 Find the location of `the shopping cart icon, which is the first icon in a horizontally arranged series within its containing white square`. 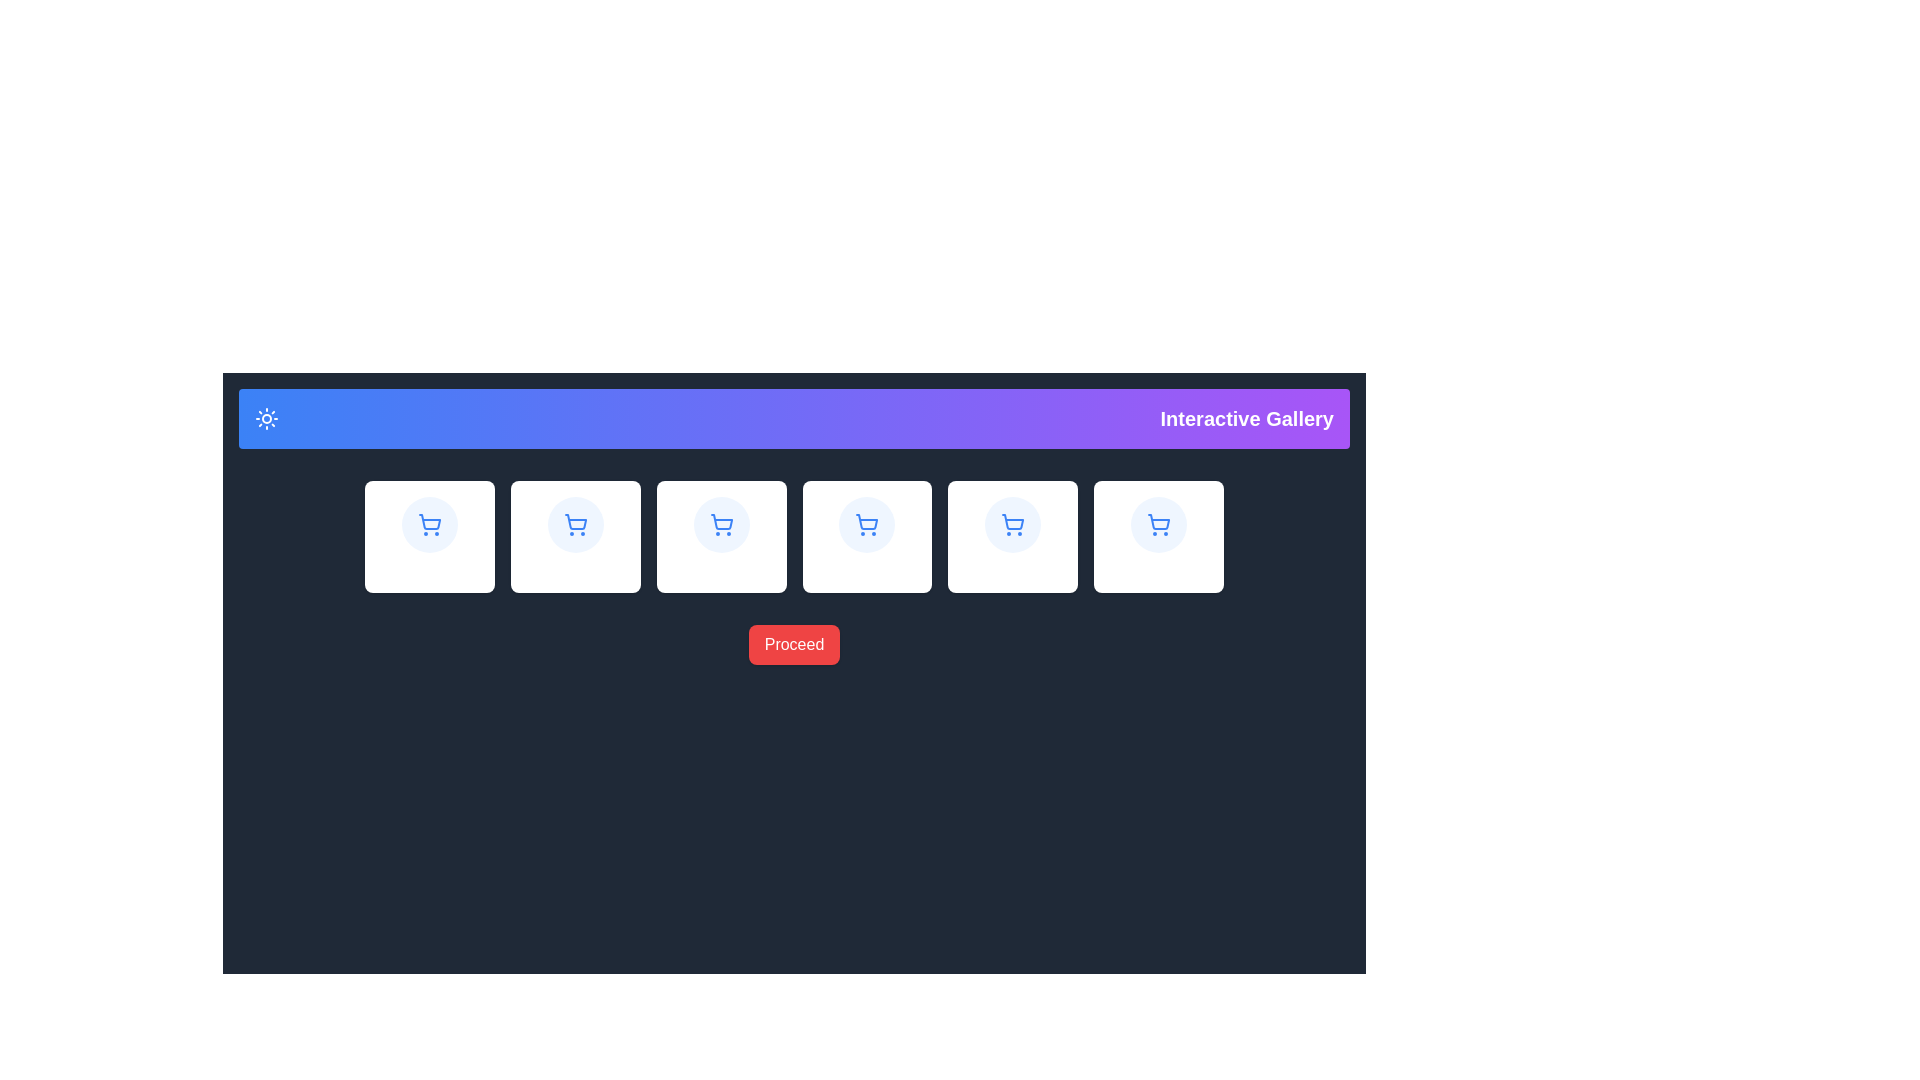

the shopping cart icon, which is the first icon in a horizontally arranged series within its containing white square is located at coordinates (428, 521).